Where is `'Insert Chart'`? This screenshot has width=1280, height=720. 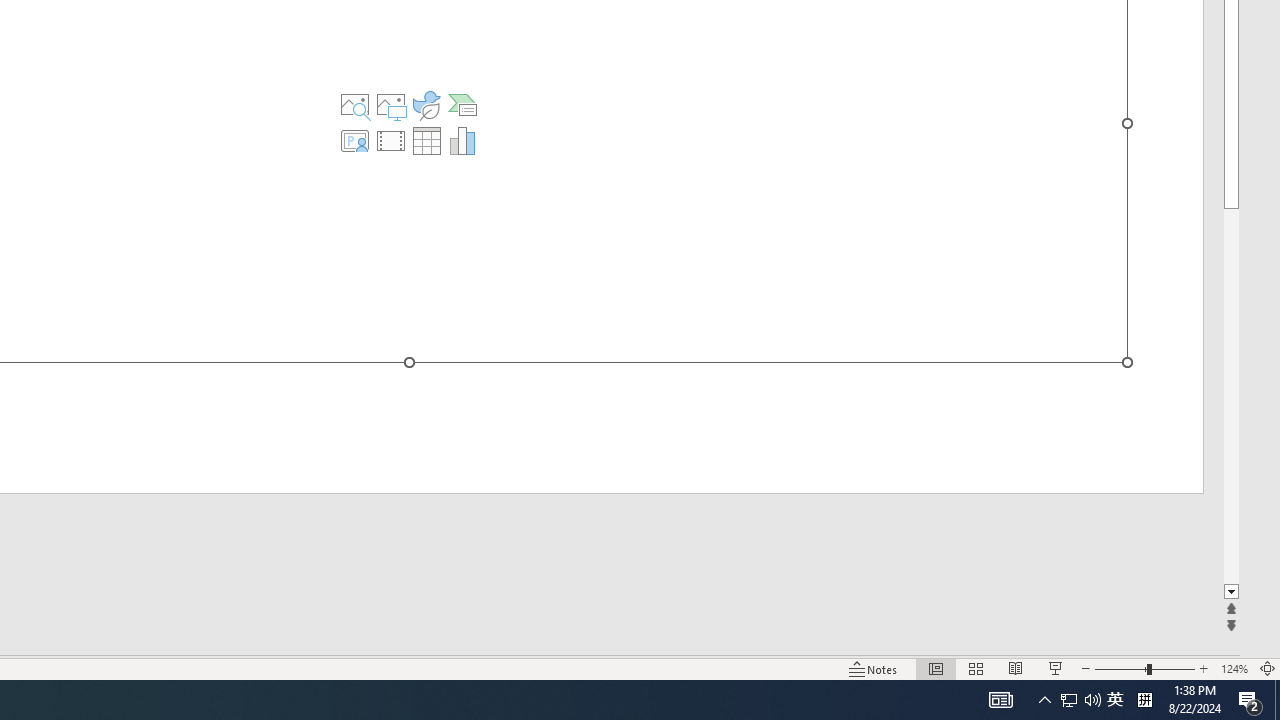 'Insert Chart' is located at coordinates (461, 140).